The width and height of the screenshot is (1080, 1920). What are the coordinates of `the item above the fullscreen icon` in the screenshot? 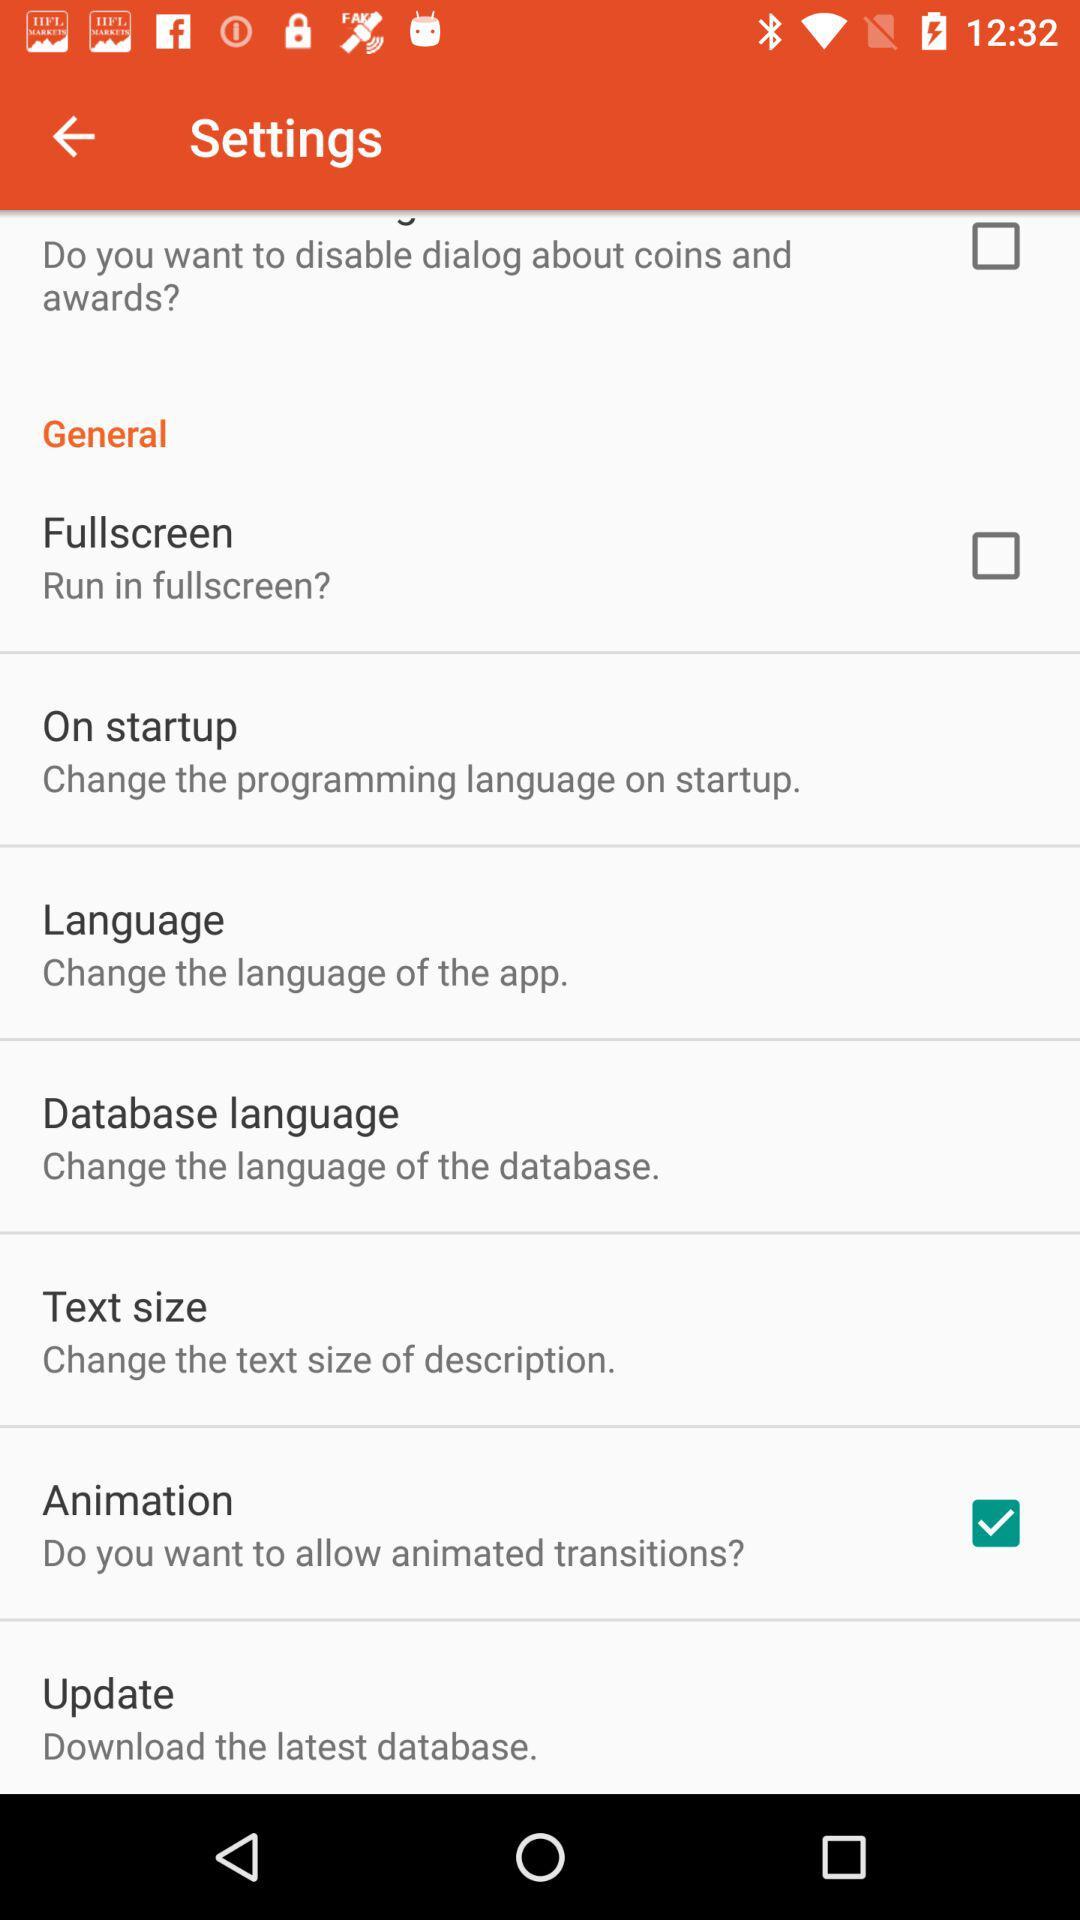 It's located at (540, 410).